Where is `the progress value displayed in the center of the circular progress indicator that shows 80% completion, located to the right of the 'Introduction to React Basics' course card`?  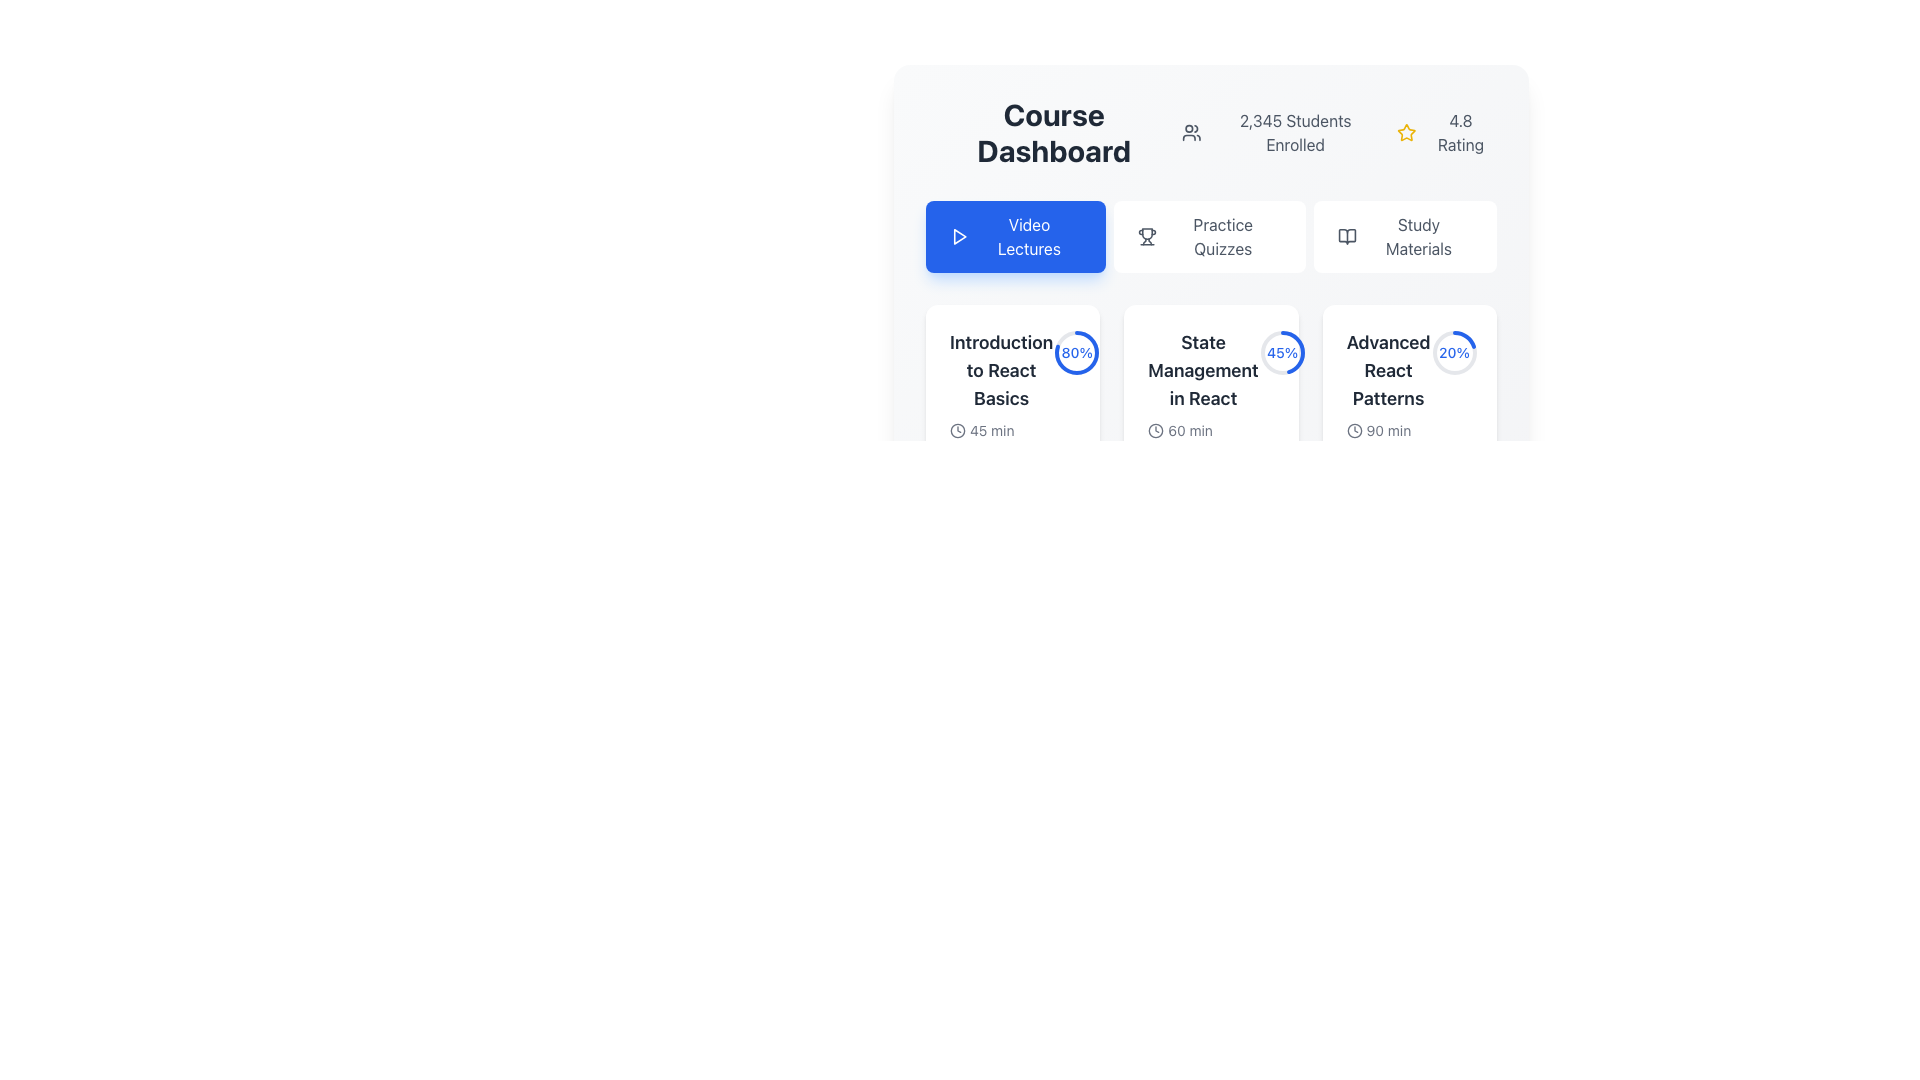
the progress value displayed in the center of the circular progress indicator that shows 80% completion, located to the right of the 'Introduction to React Basics' course card is located at coordinates (1076, 352).